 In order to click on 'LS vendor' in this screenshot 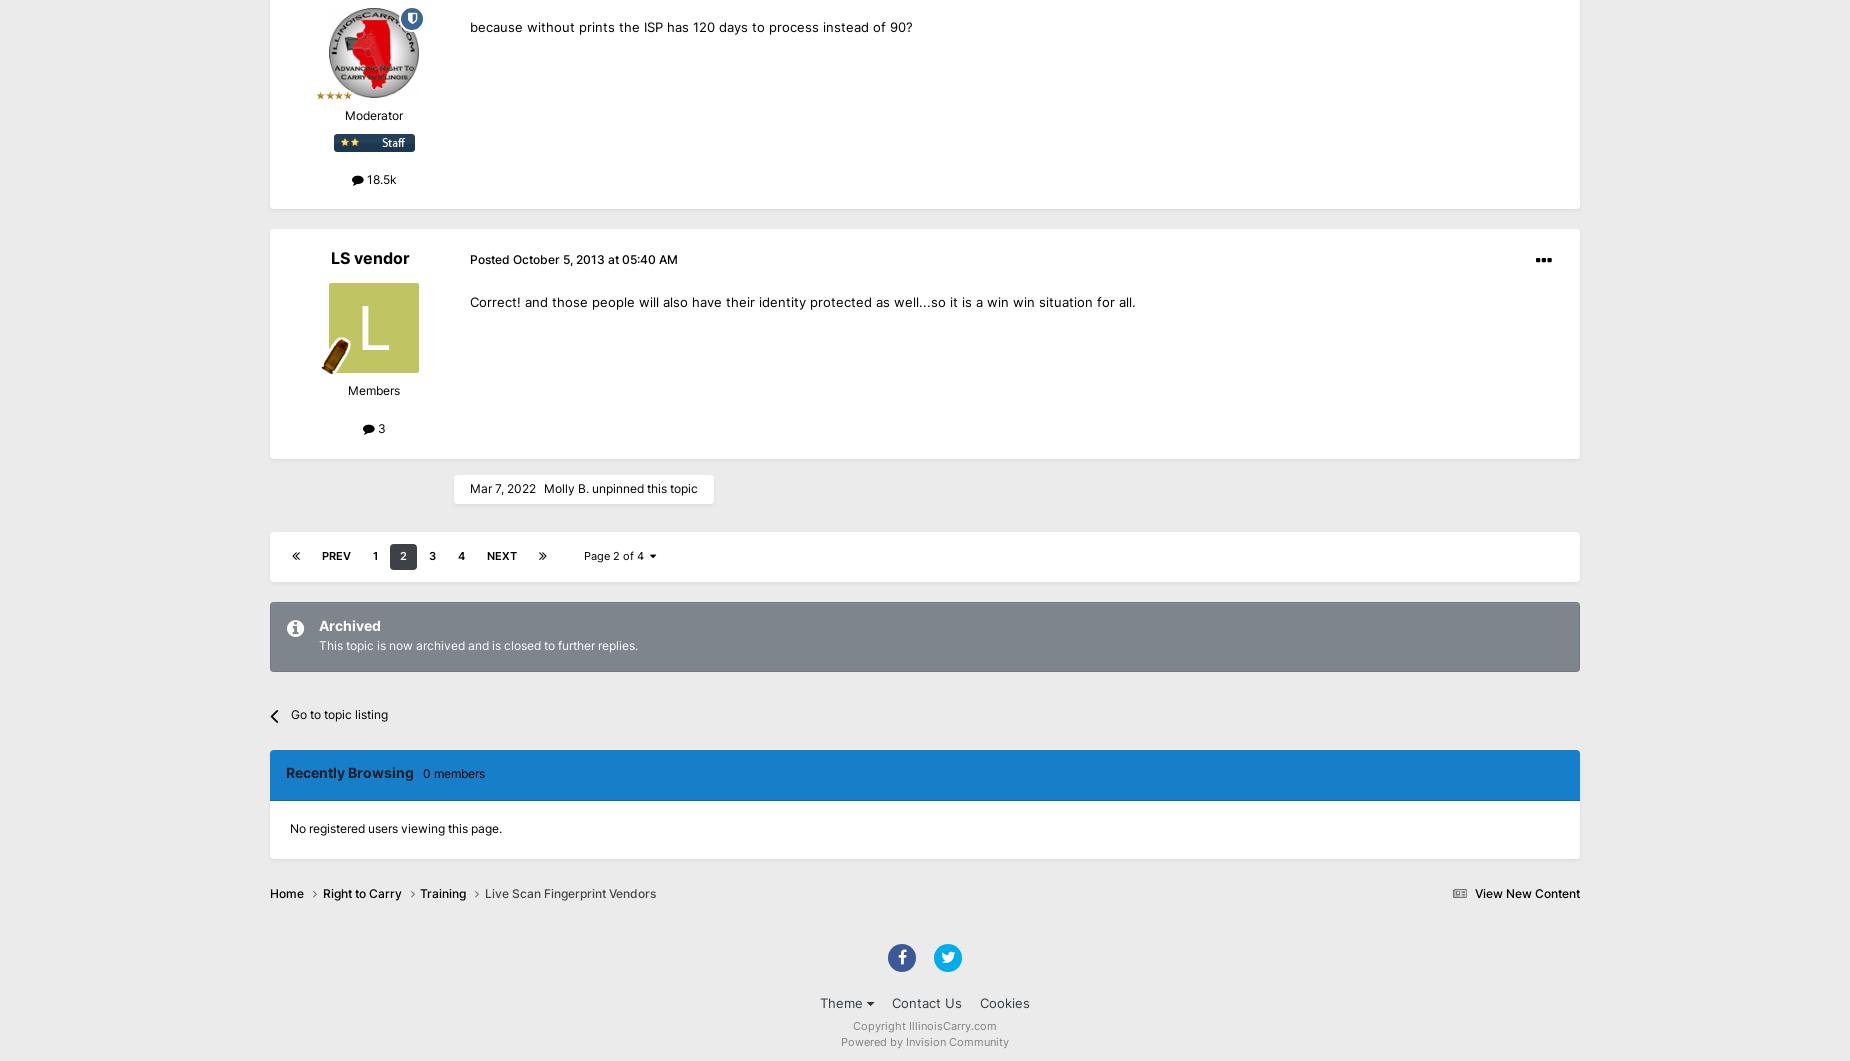, I will do `click(368, 257)`.